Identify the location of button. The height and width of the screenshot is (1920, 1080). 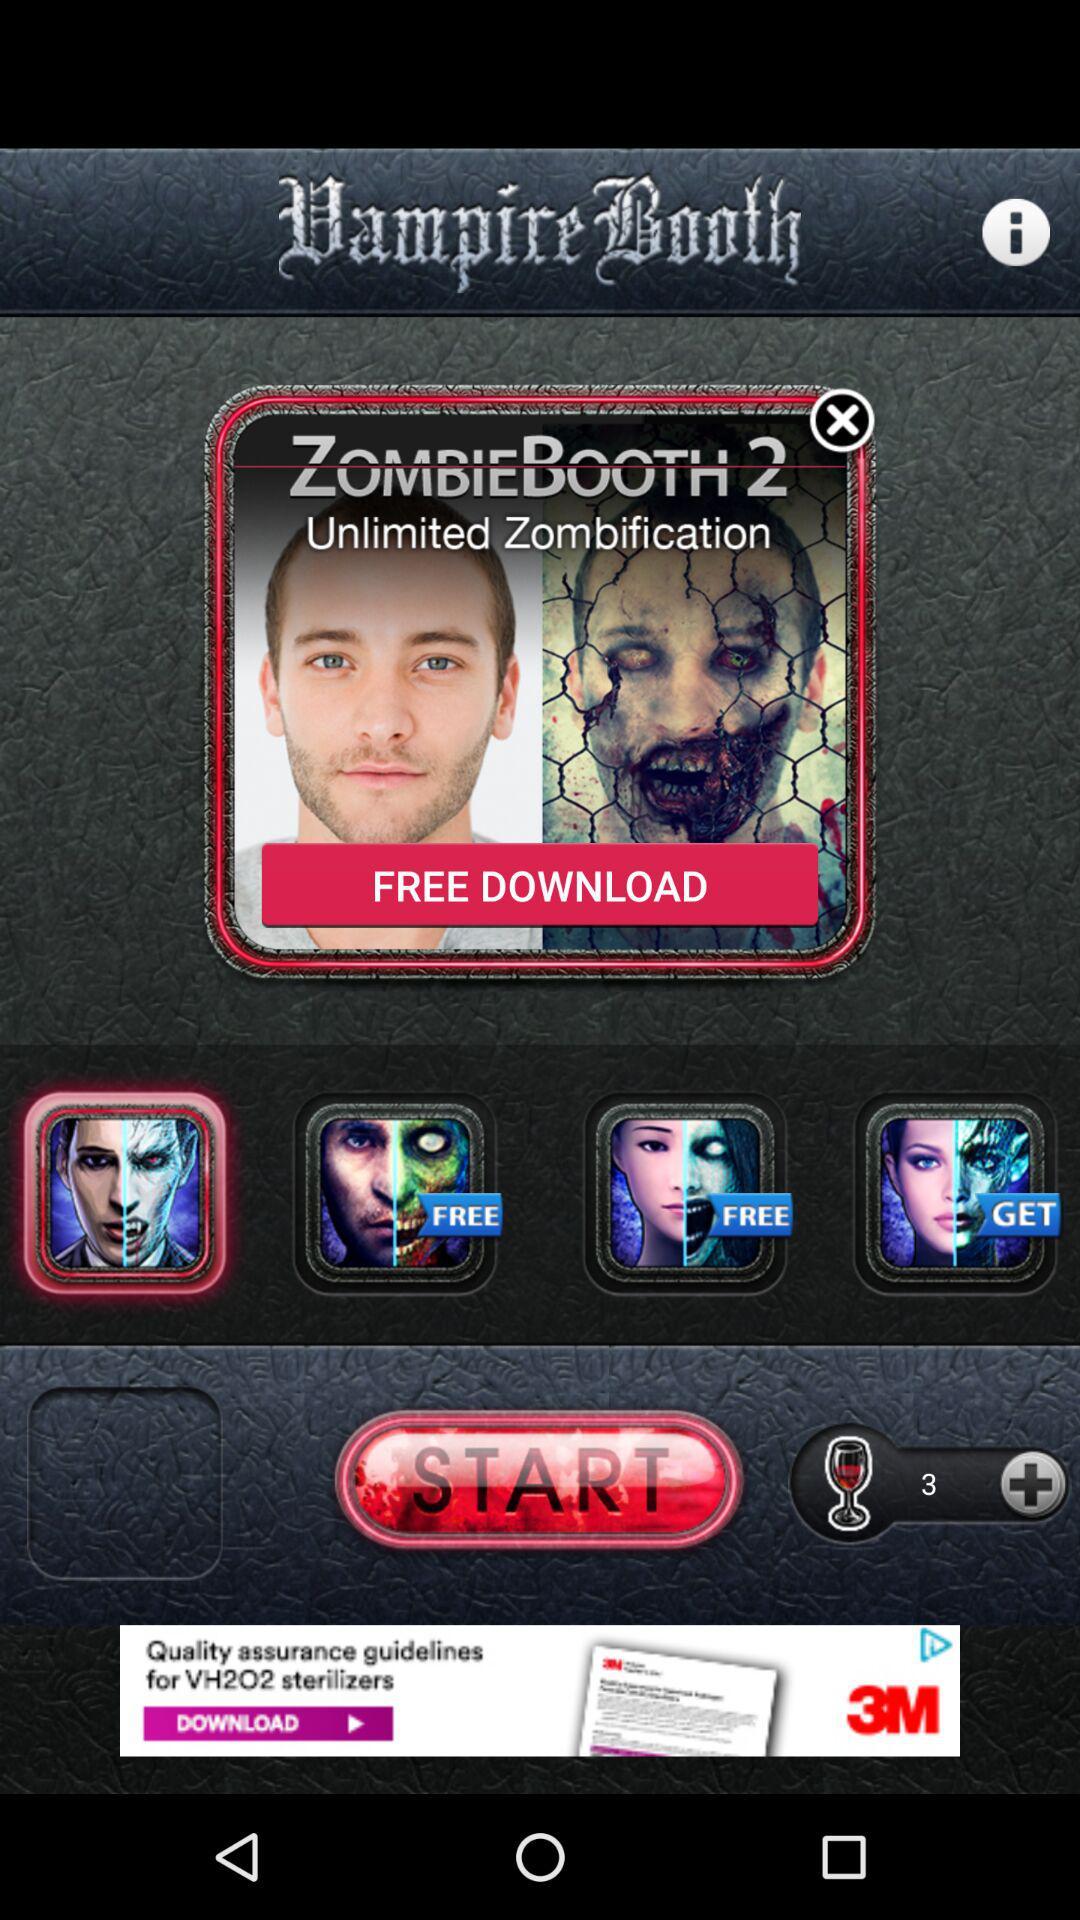
(842, 423).